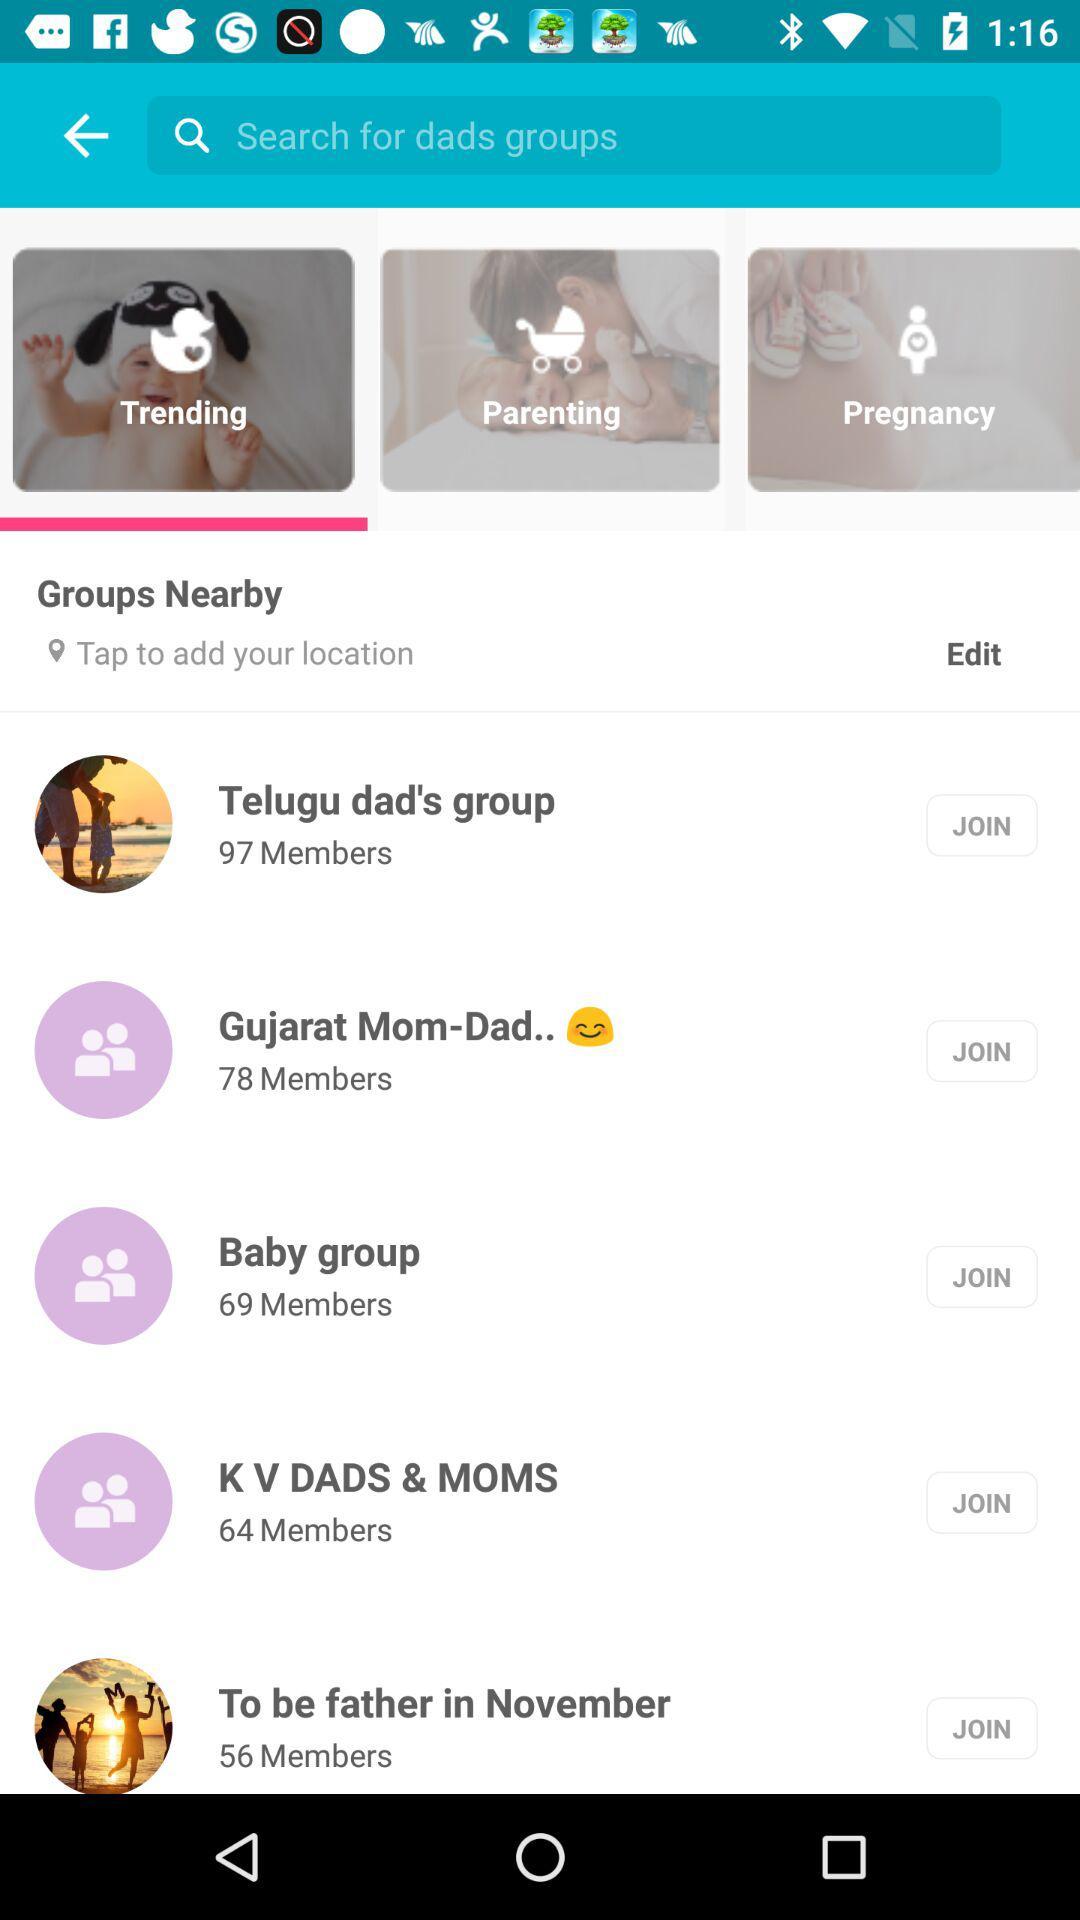 This screenshot has width=1080, height=1920. I want to click on icon next to join item, so click(318, 1249).